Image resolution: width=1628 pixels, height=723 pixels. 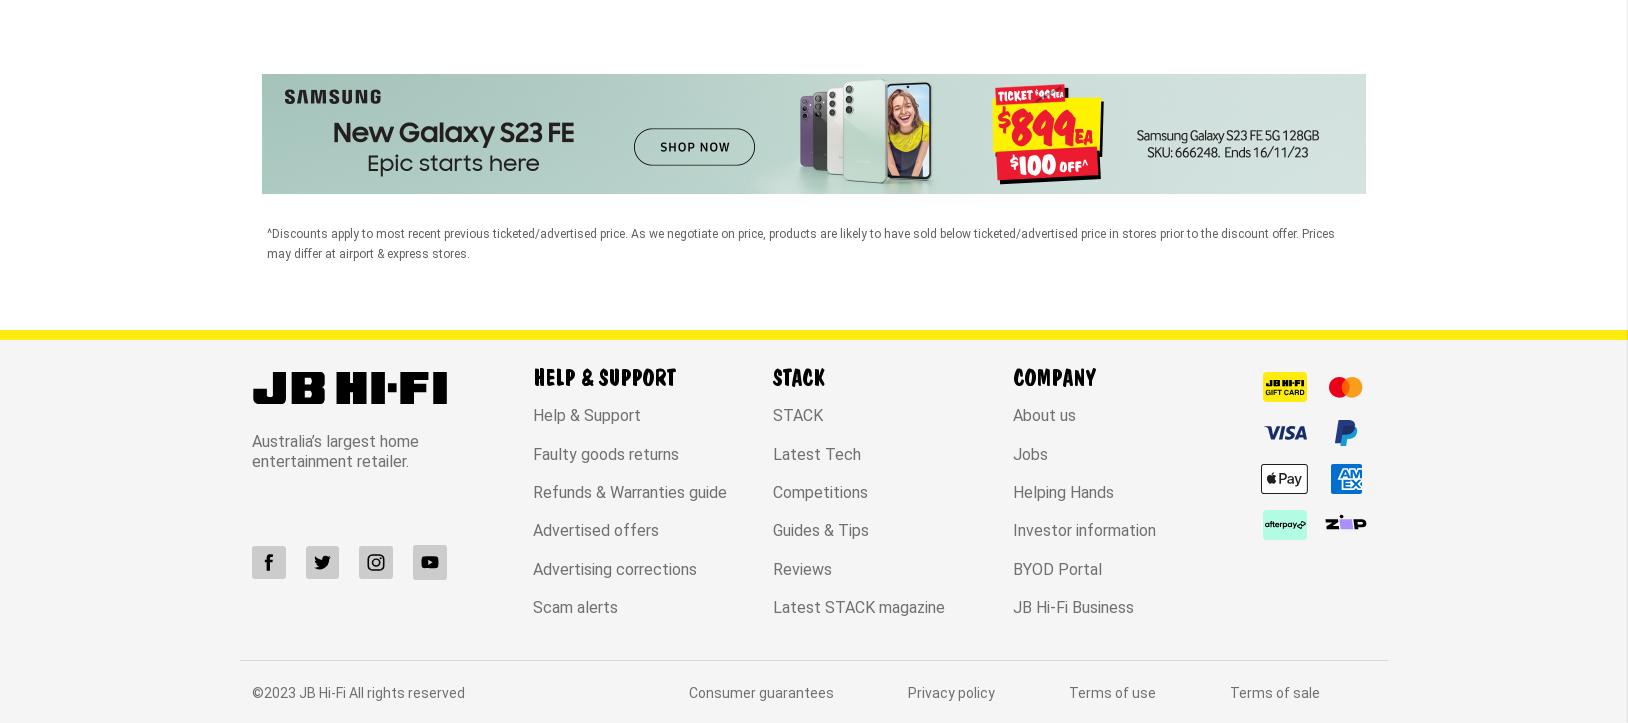 What do you see at coordinates (1057, 400) in the screenshot?
I see `'BYOD Portal'` at bounding box center [1057, 400].